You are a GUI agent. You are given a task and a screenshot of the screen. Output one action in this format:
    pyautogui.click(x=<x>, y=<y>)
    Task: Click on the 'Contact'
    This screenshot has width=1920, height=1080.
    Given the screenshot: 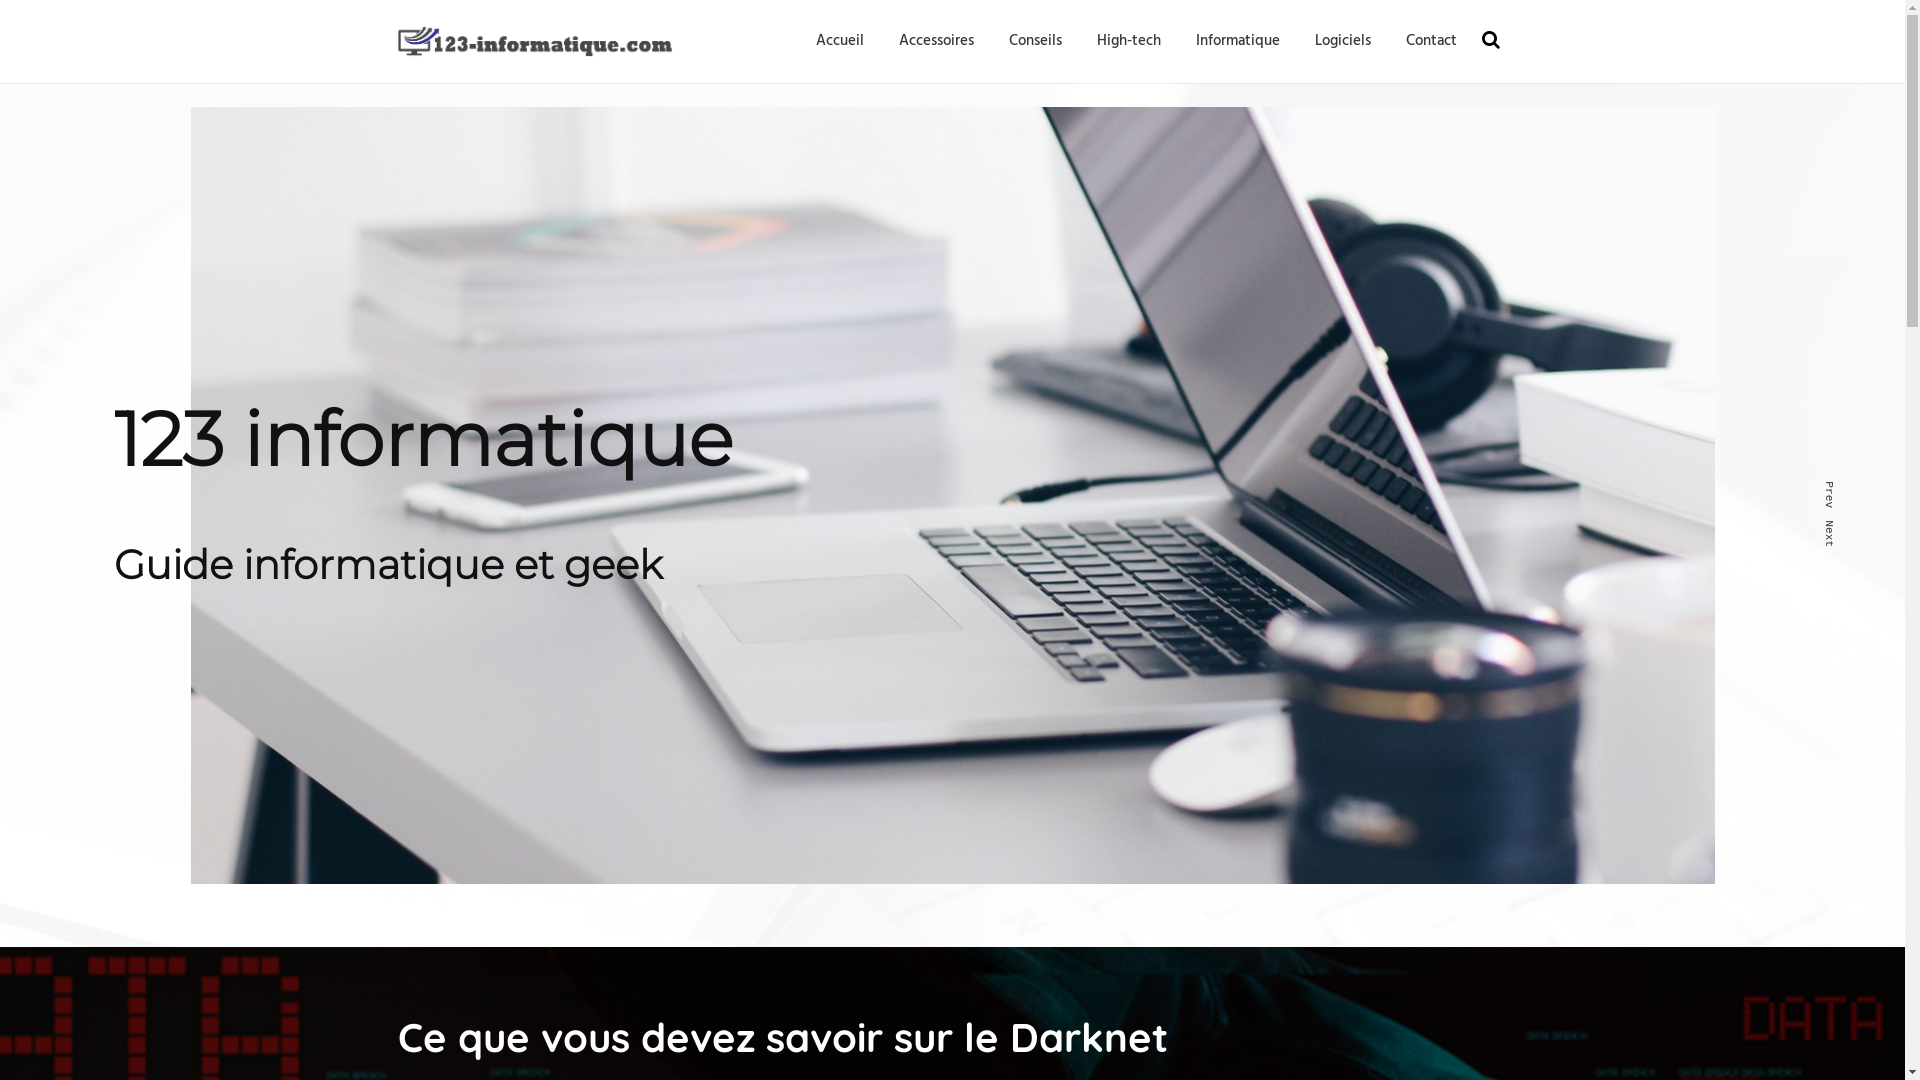 What is the action you would take?
    pyautogui.click(x=1430, y=41)
    